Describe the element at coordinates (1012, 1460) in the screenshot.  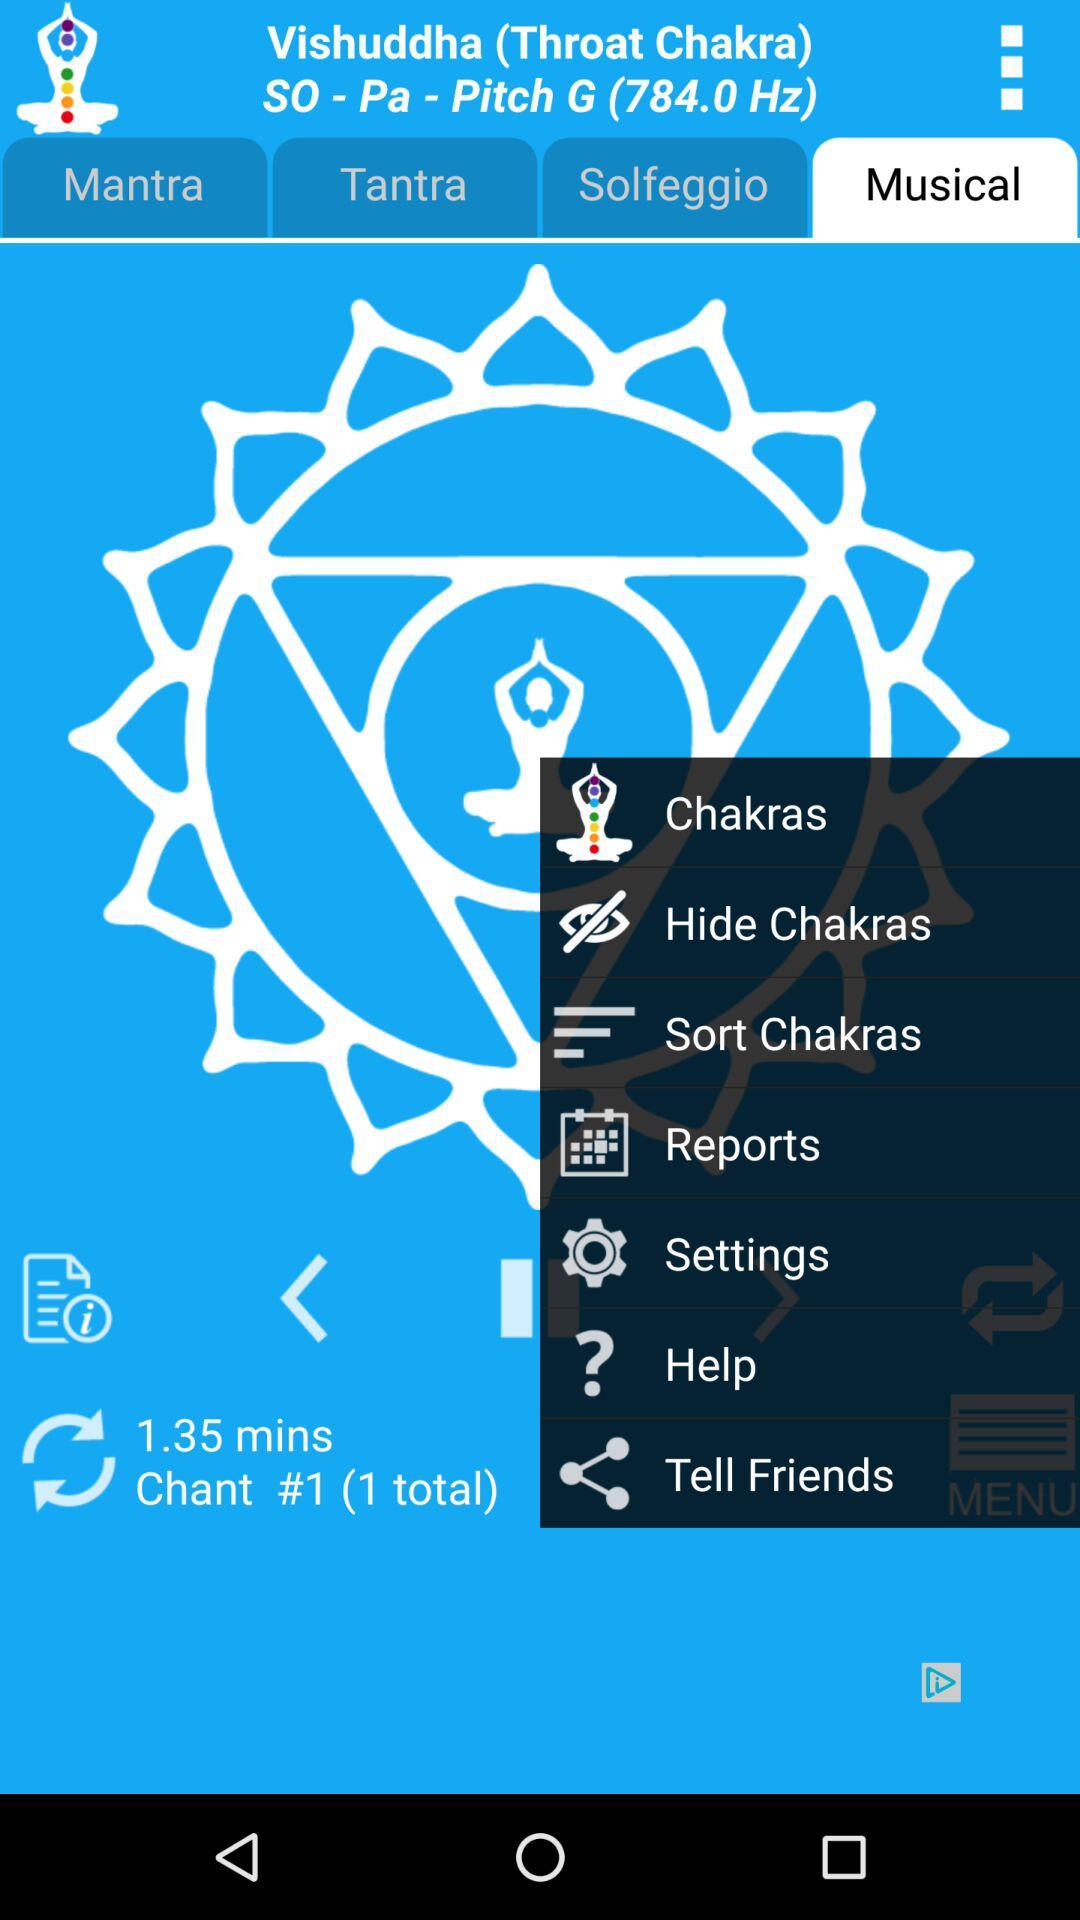
I see `navigation menu` at that location.